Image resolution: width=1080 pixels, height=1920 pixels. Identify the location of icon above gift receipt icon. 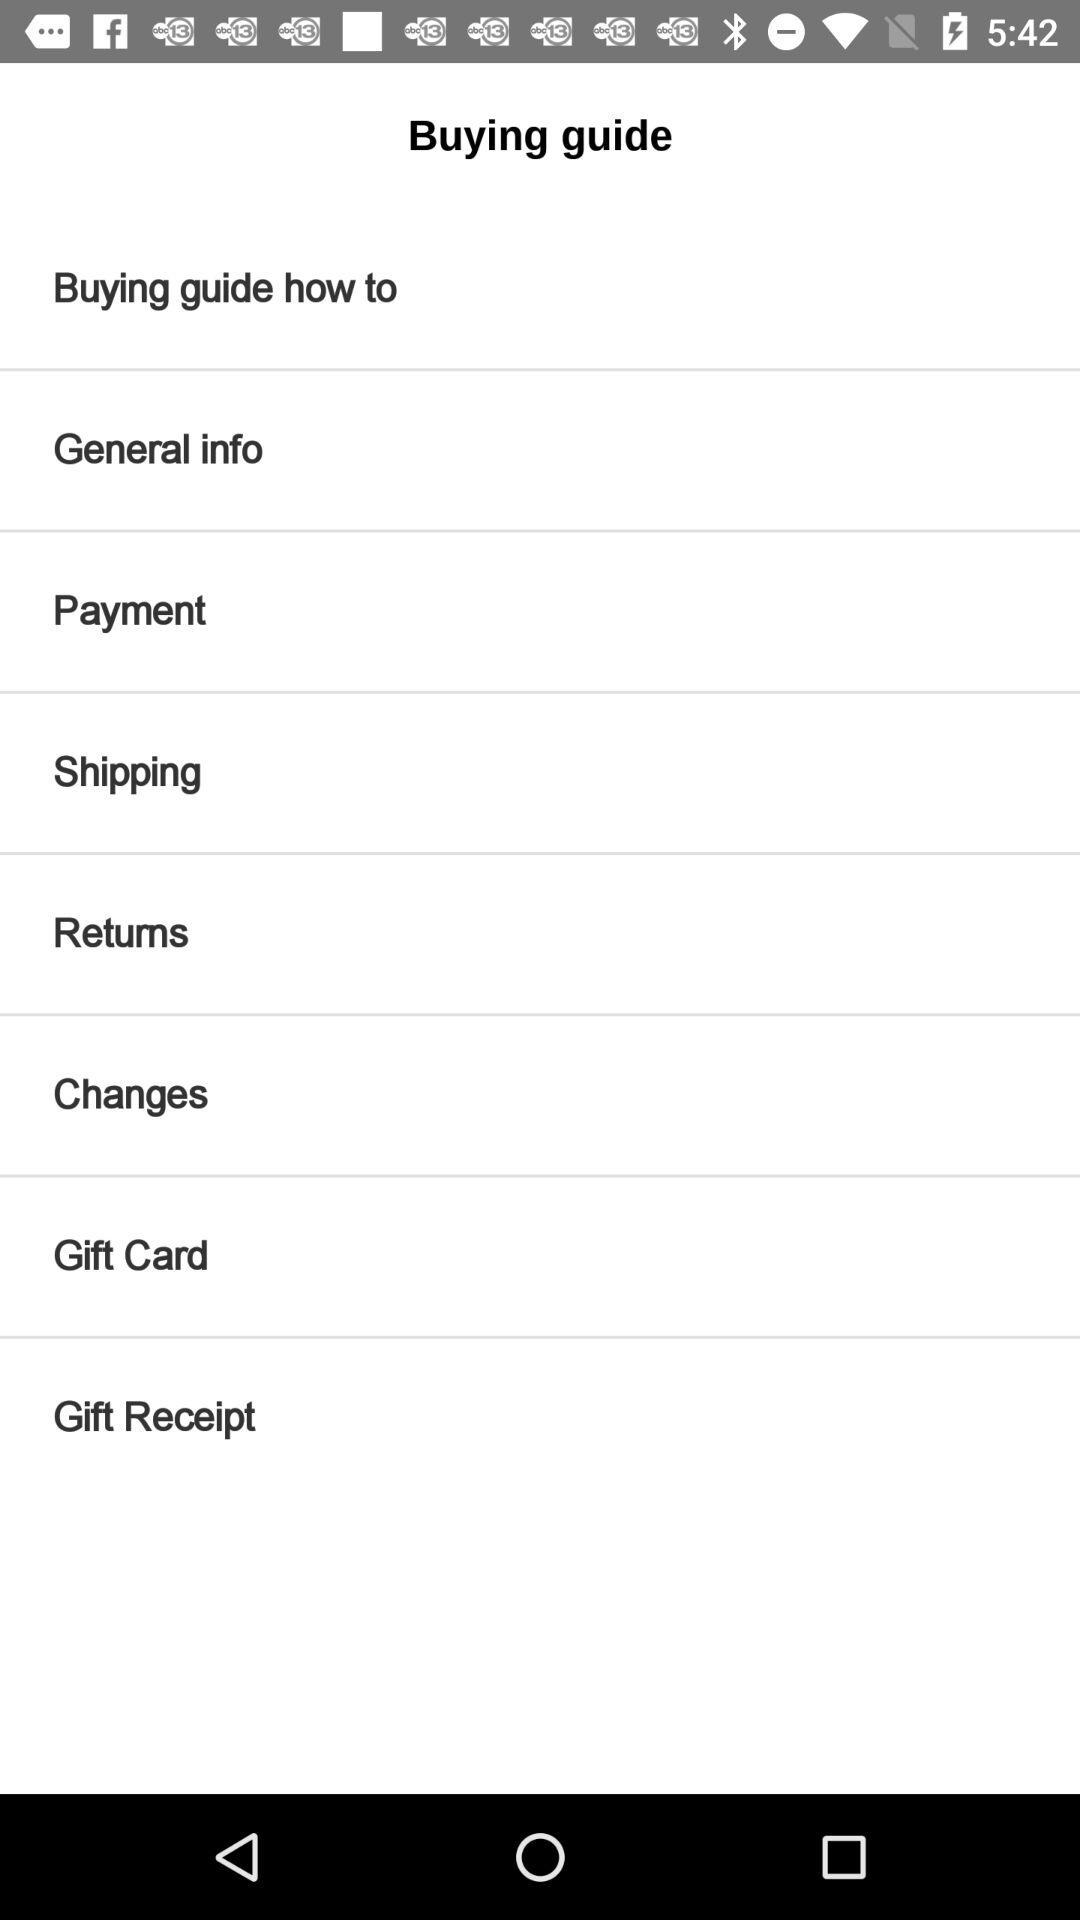
(540, 1255).